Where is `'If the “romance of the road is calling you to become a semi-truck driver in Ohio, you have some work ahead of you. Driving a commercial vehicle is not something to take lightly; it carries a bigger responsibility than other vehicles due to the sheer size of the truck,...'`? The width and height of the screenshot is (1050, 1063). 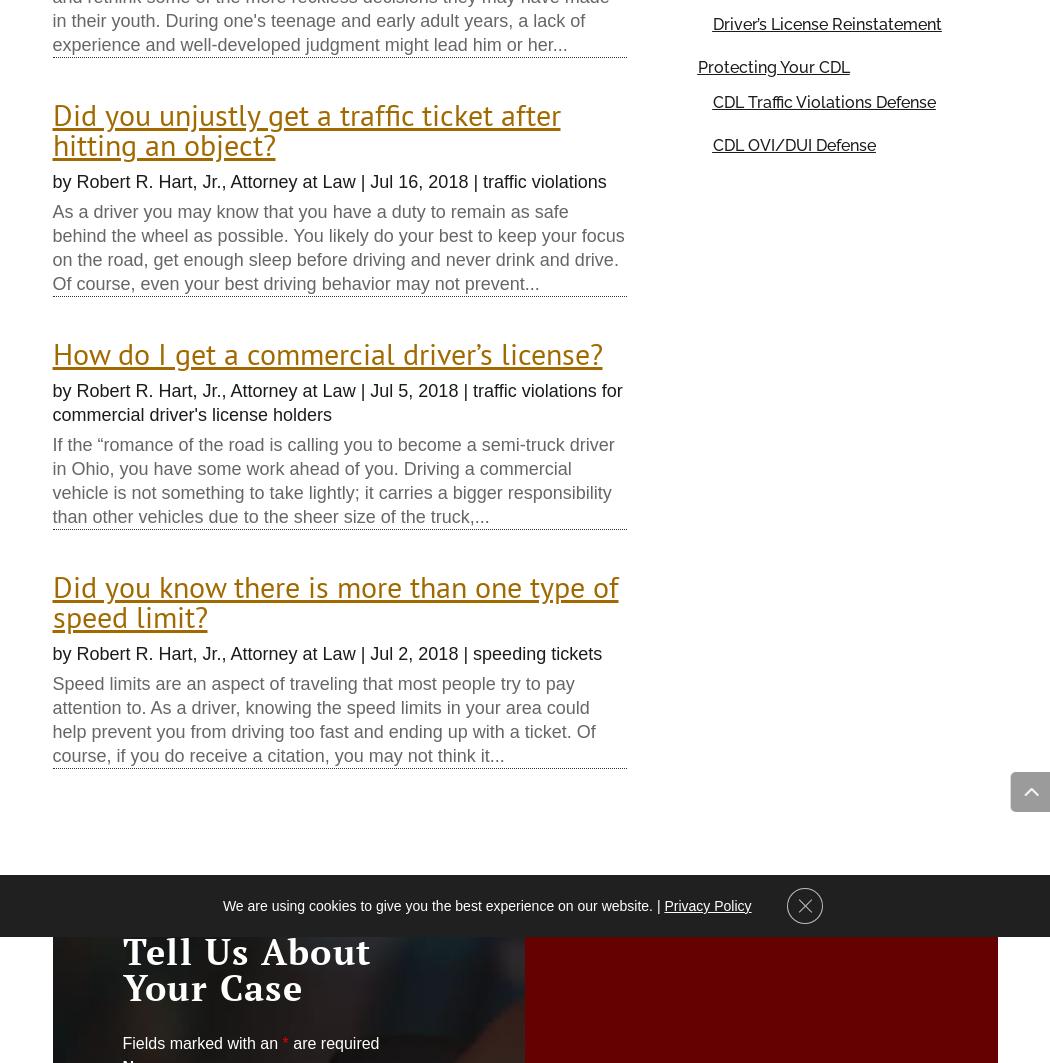 'If the “romance of the road is calling you to become a semi-truck driver in Ohio, you have some work ahead of you. Driving a commercial vehicle is not something to take lightly; it carries a bigger responsibility than other vehicles due to the sheer size of the truck,...' is located at coordinates (332, 480).